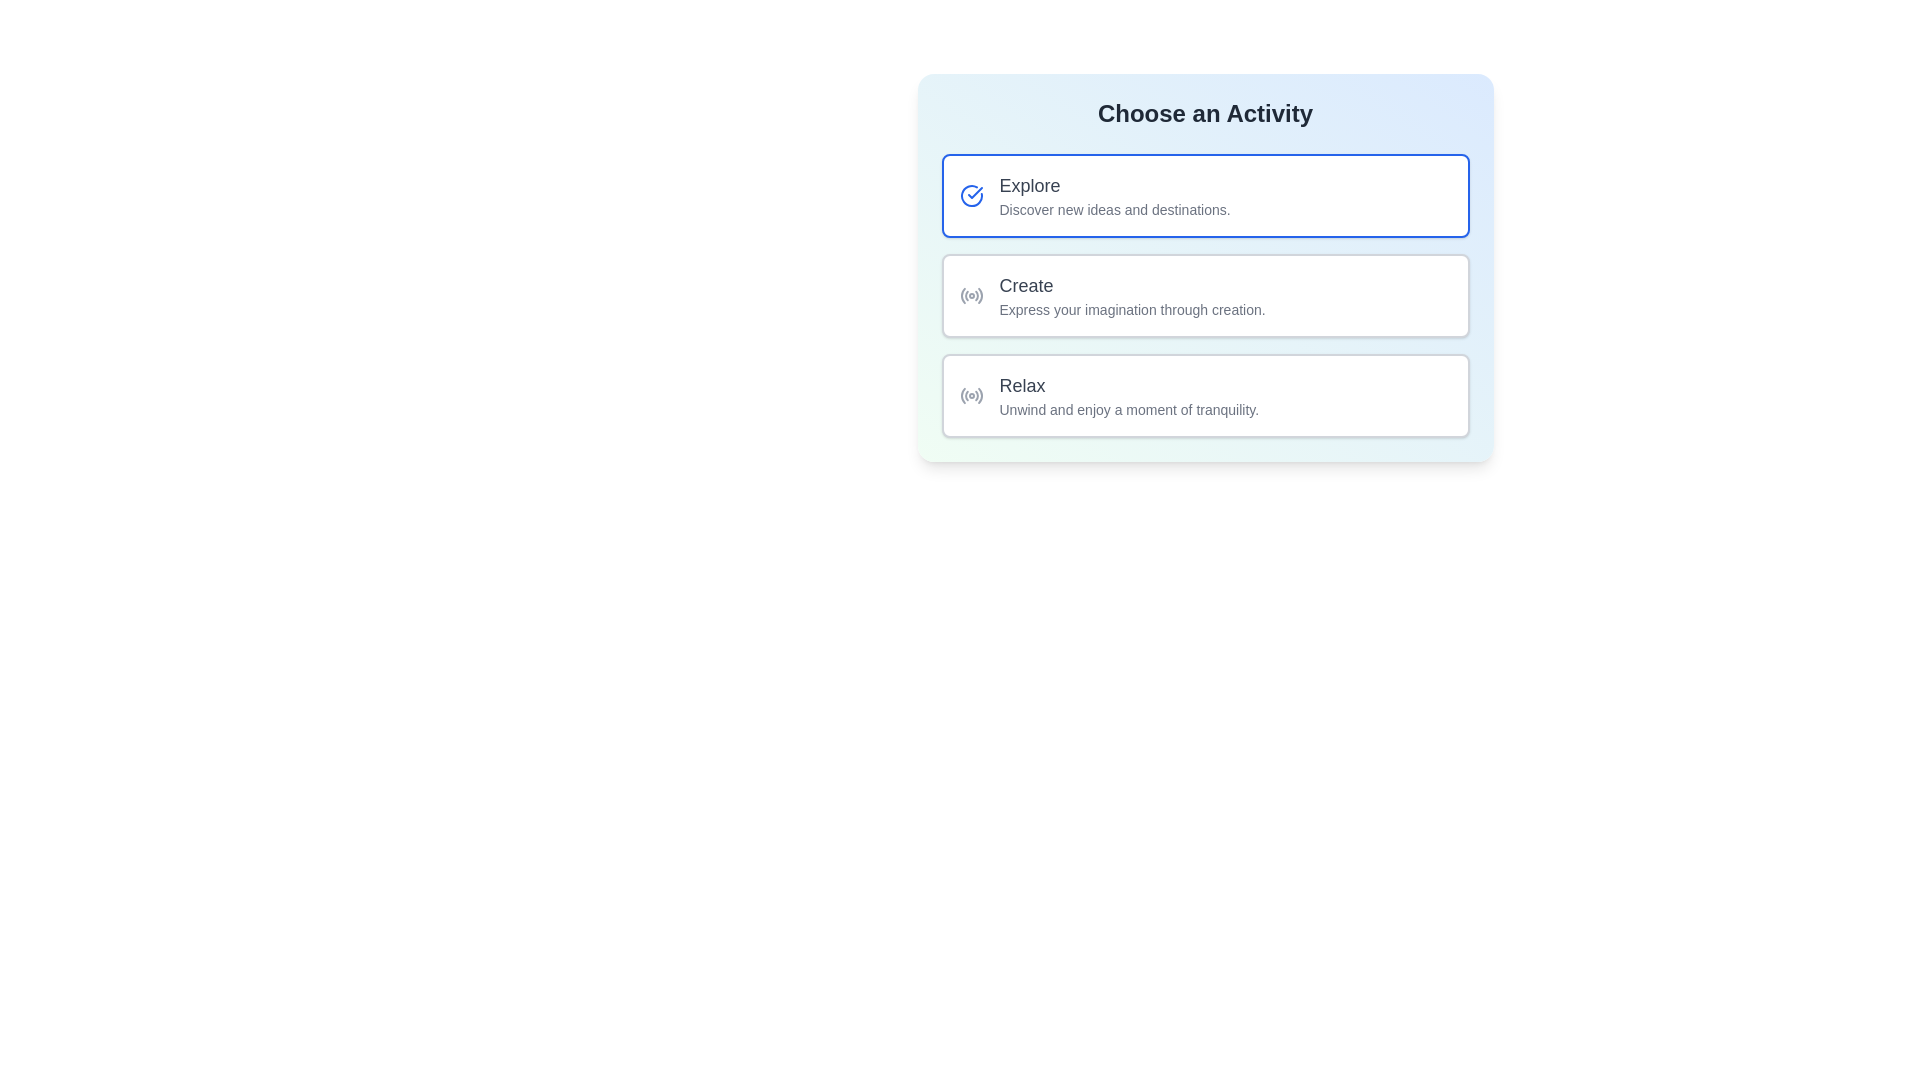 This screenshot has height=1080, width=1920. Describe the element at coordinates (1132, 296) in the screenshot. I see `text content of the text label titled 'Create' located within a card layout, positioned below the 'Explore' option and above the 'Relax' option in the vertical list` at that location.